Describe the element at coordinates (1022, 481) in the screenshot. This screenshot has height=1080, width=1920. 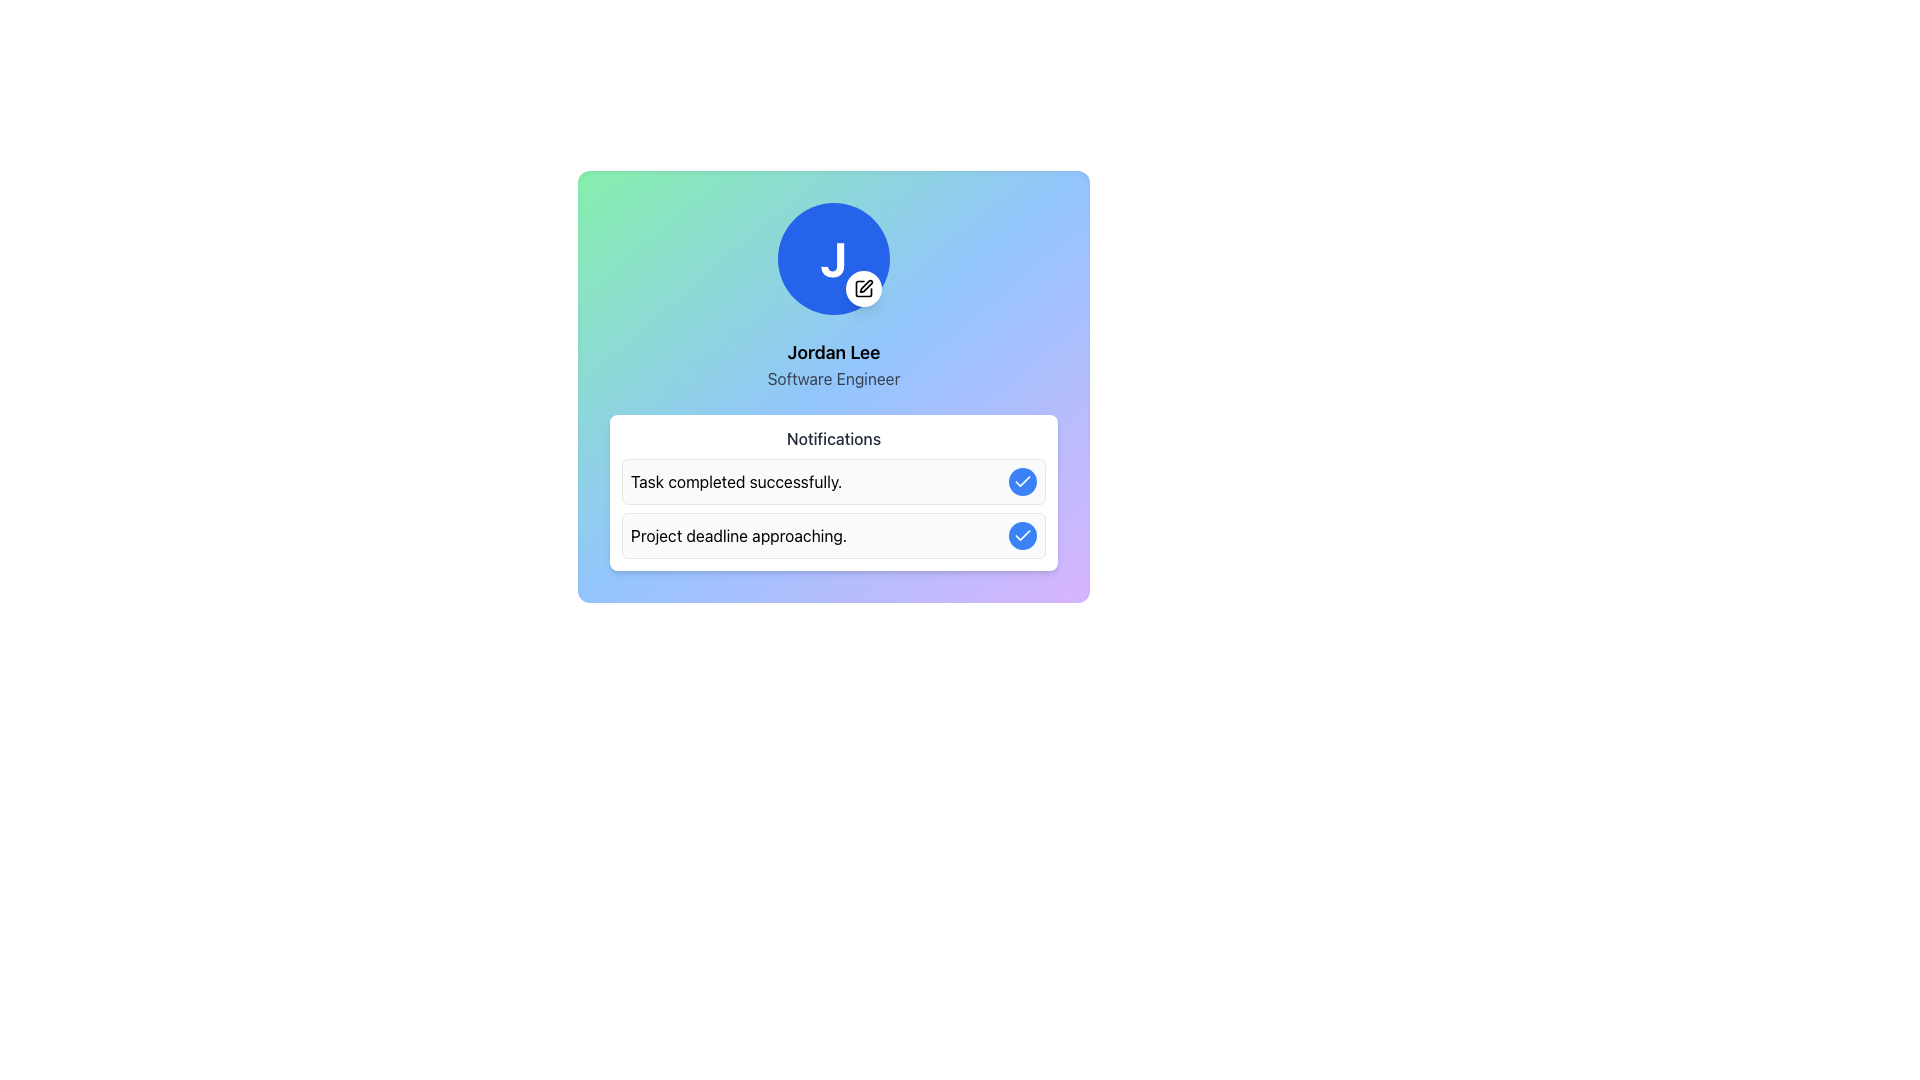
I see `the checkmark icon with a blue background located on the far-right side of the second notification entry` at that location.